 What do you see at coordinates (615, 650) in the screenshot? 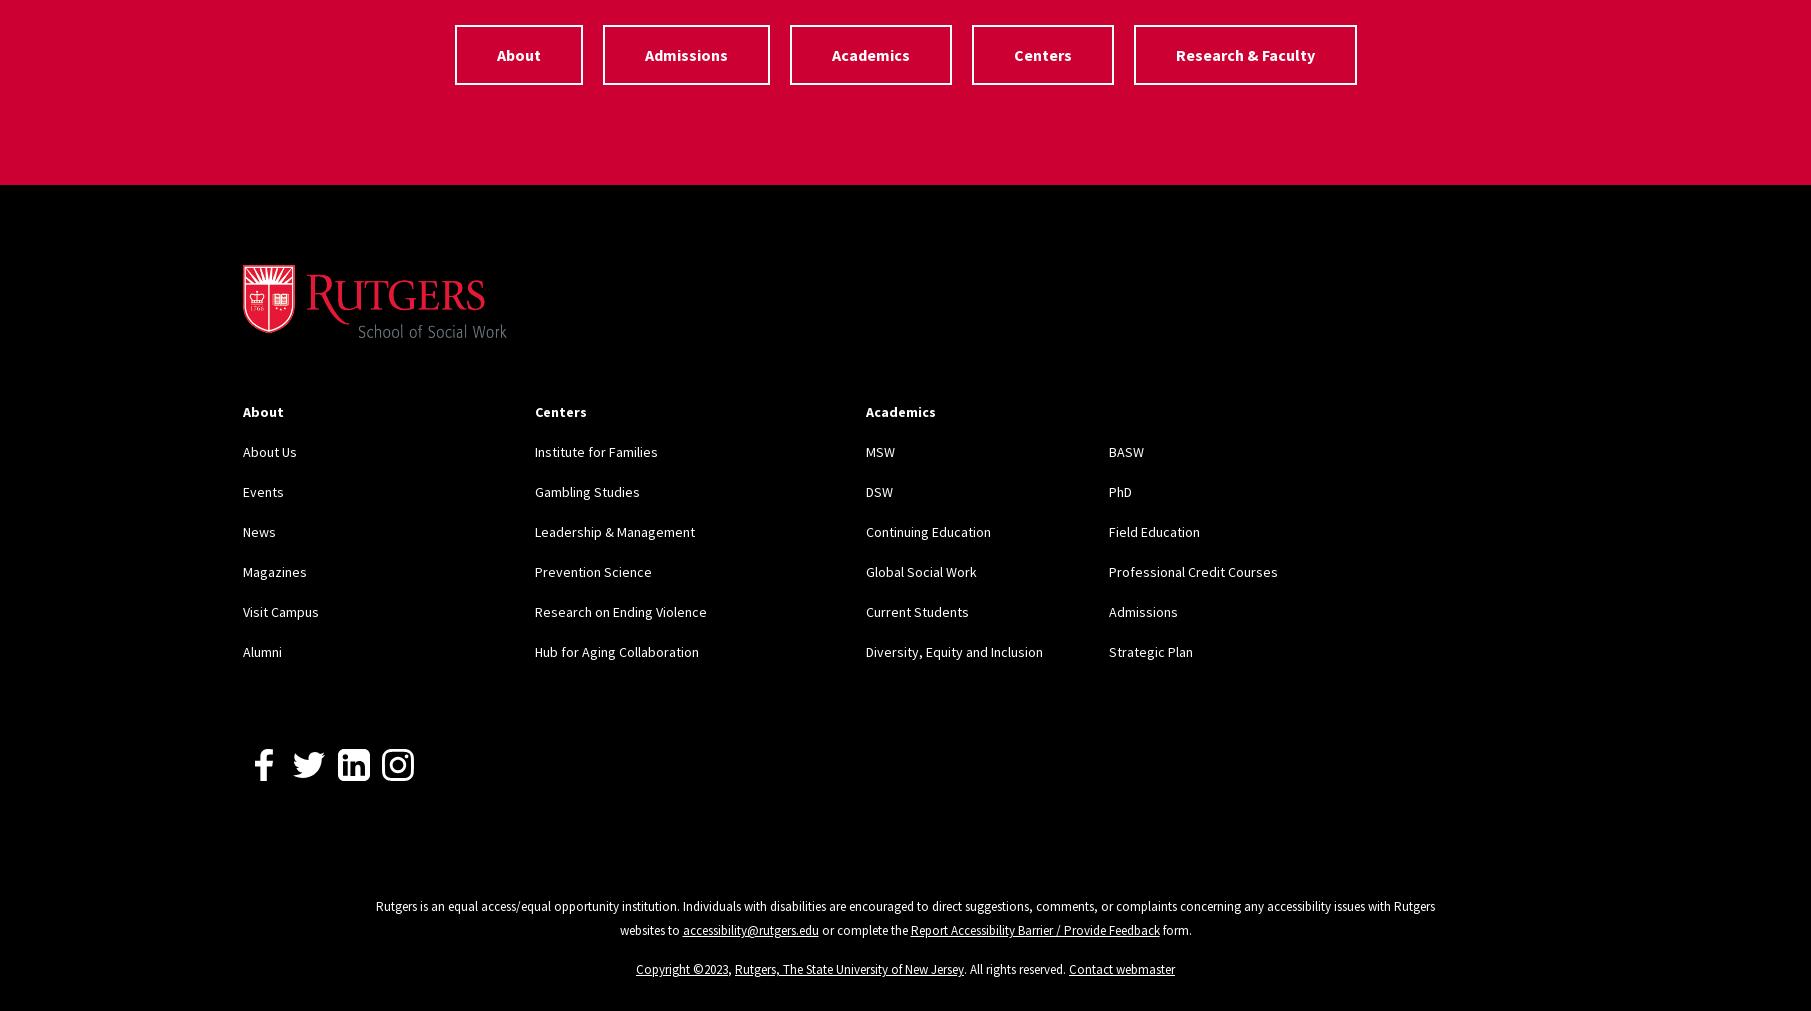
I see `'Hub for Aging Collaboration'` at bounding box center [615, 650].